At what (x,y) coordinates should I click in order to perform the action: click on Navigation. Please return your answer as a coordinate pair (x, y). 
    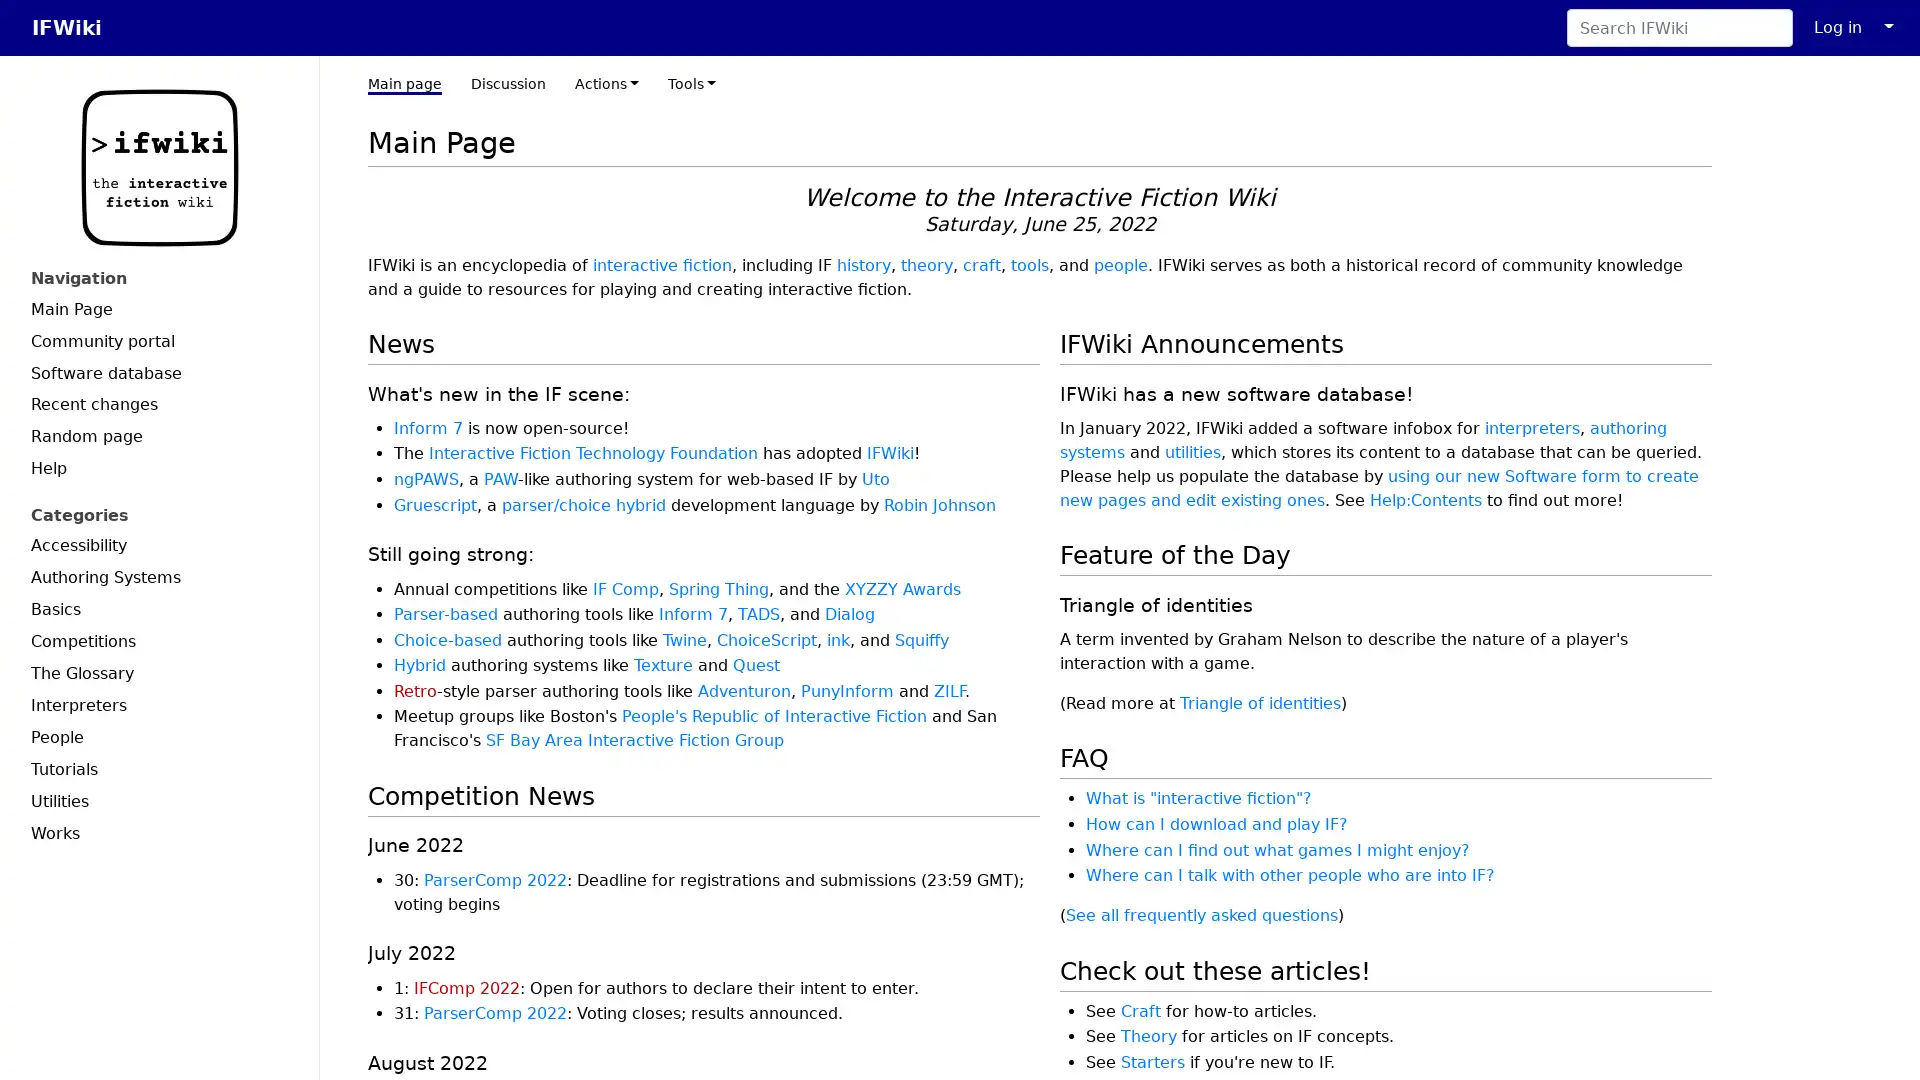
    Looking at the image, I should click on (158, 278).